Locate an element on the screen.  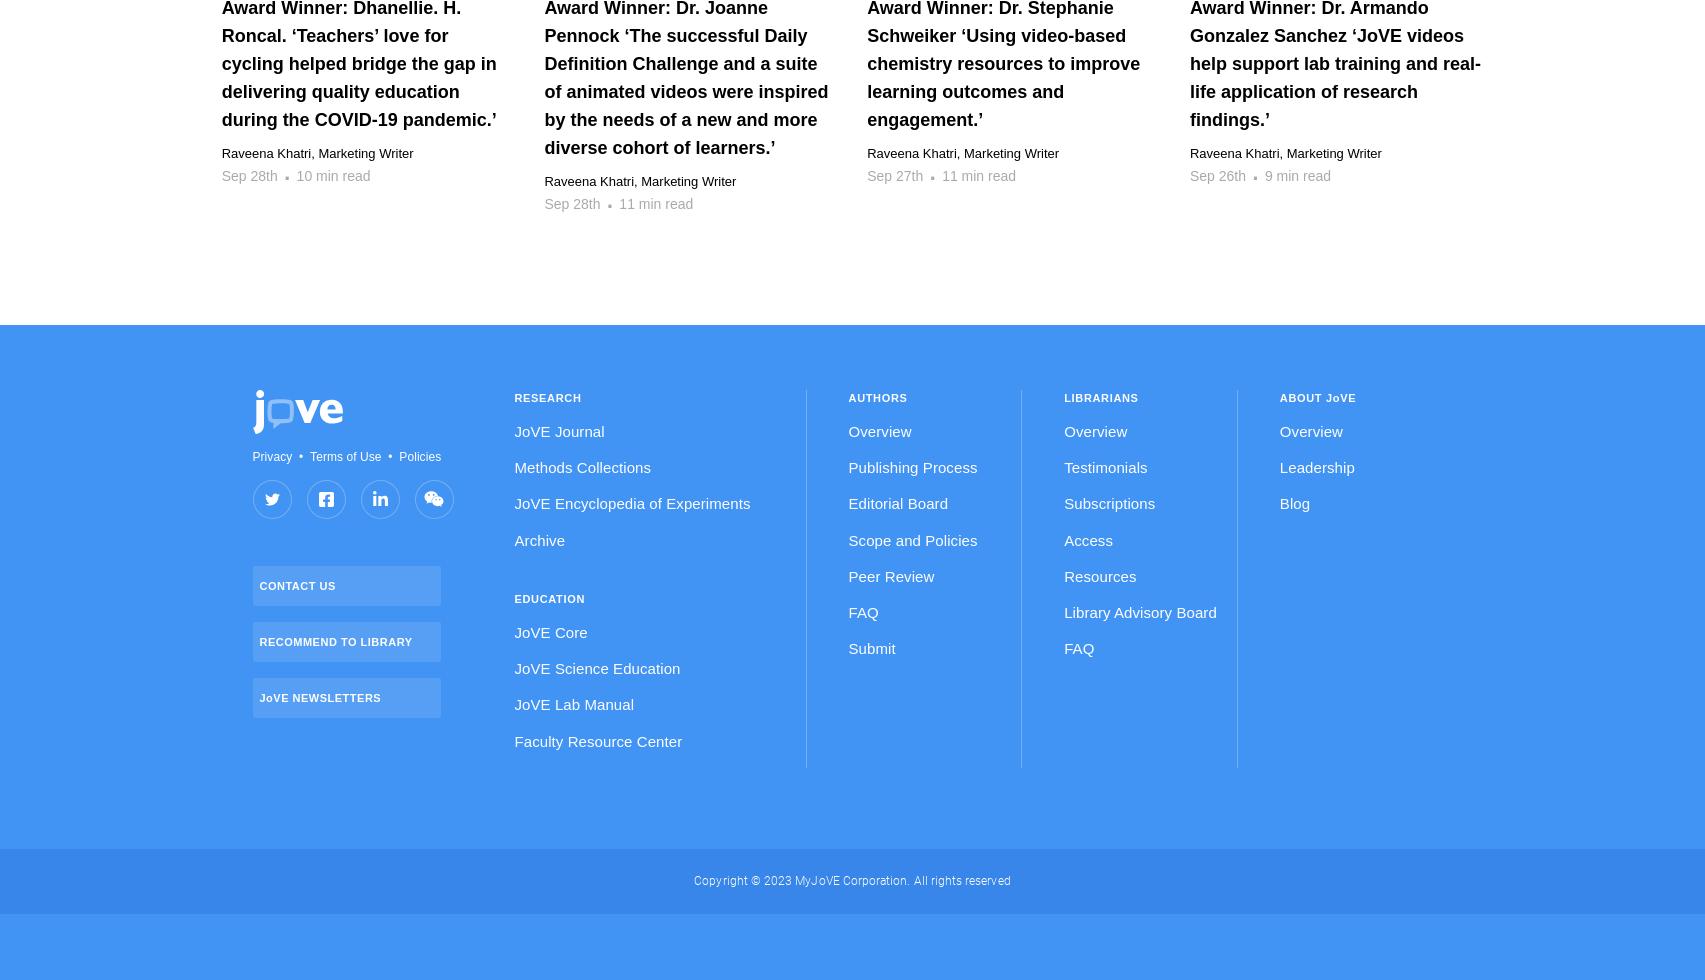
'JoVE NEWSLETTERS' is located at coordinates (319, 696).